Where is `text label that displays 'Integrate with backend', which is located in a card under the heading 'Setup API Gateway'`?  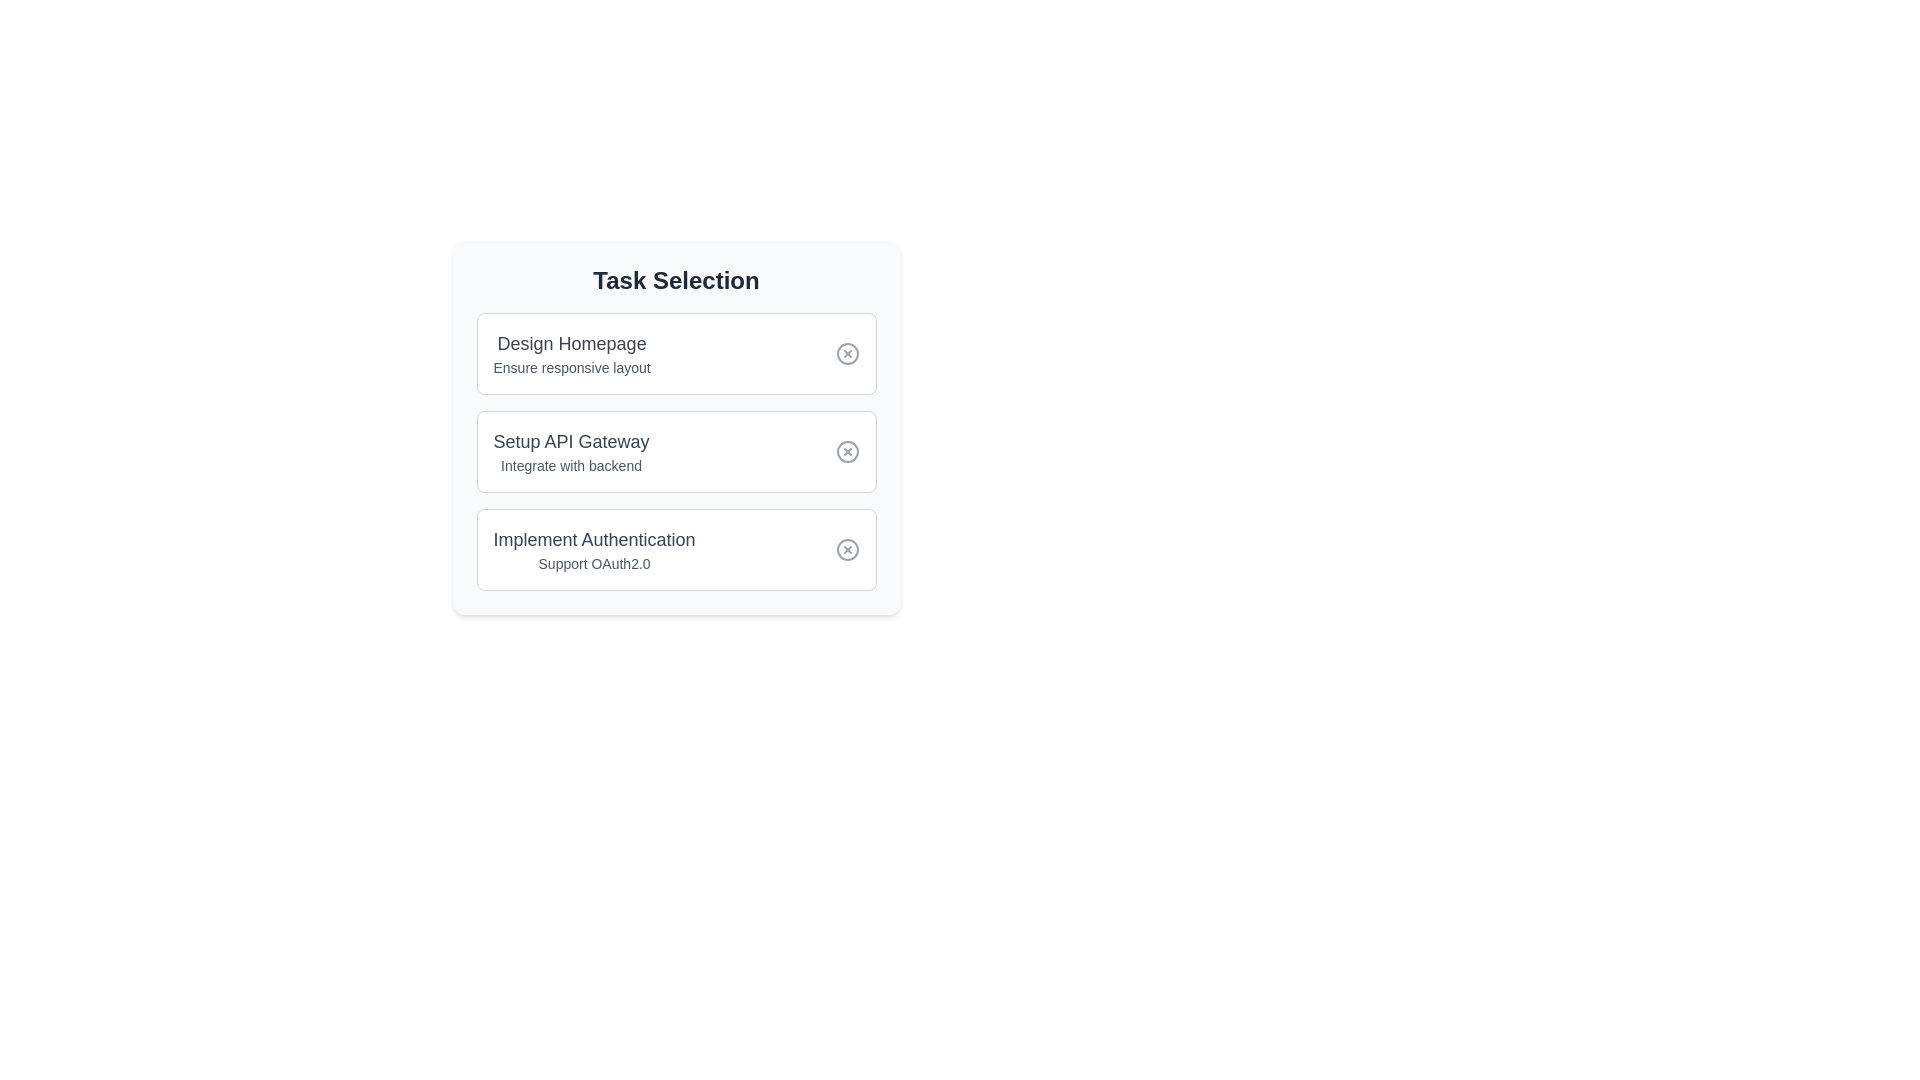
text label that displays 'Integrate with backend', which is located in a card under the heading 'Setup API Gateway' is located at coordinates (570, 466).